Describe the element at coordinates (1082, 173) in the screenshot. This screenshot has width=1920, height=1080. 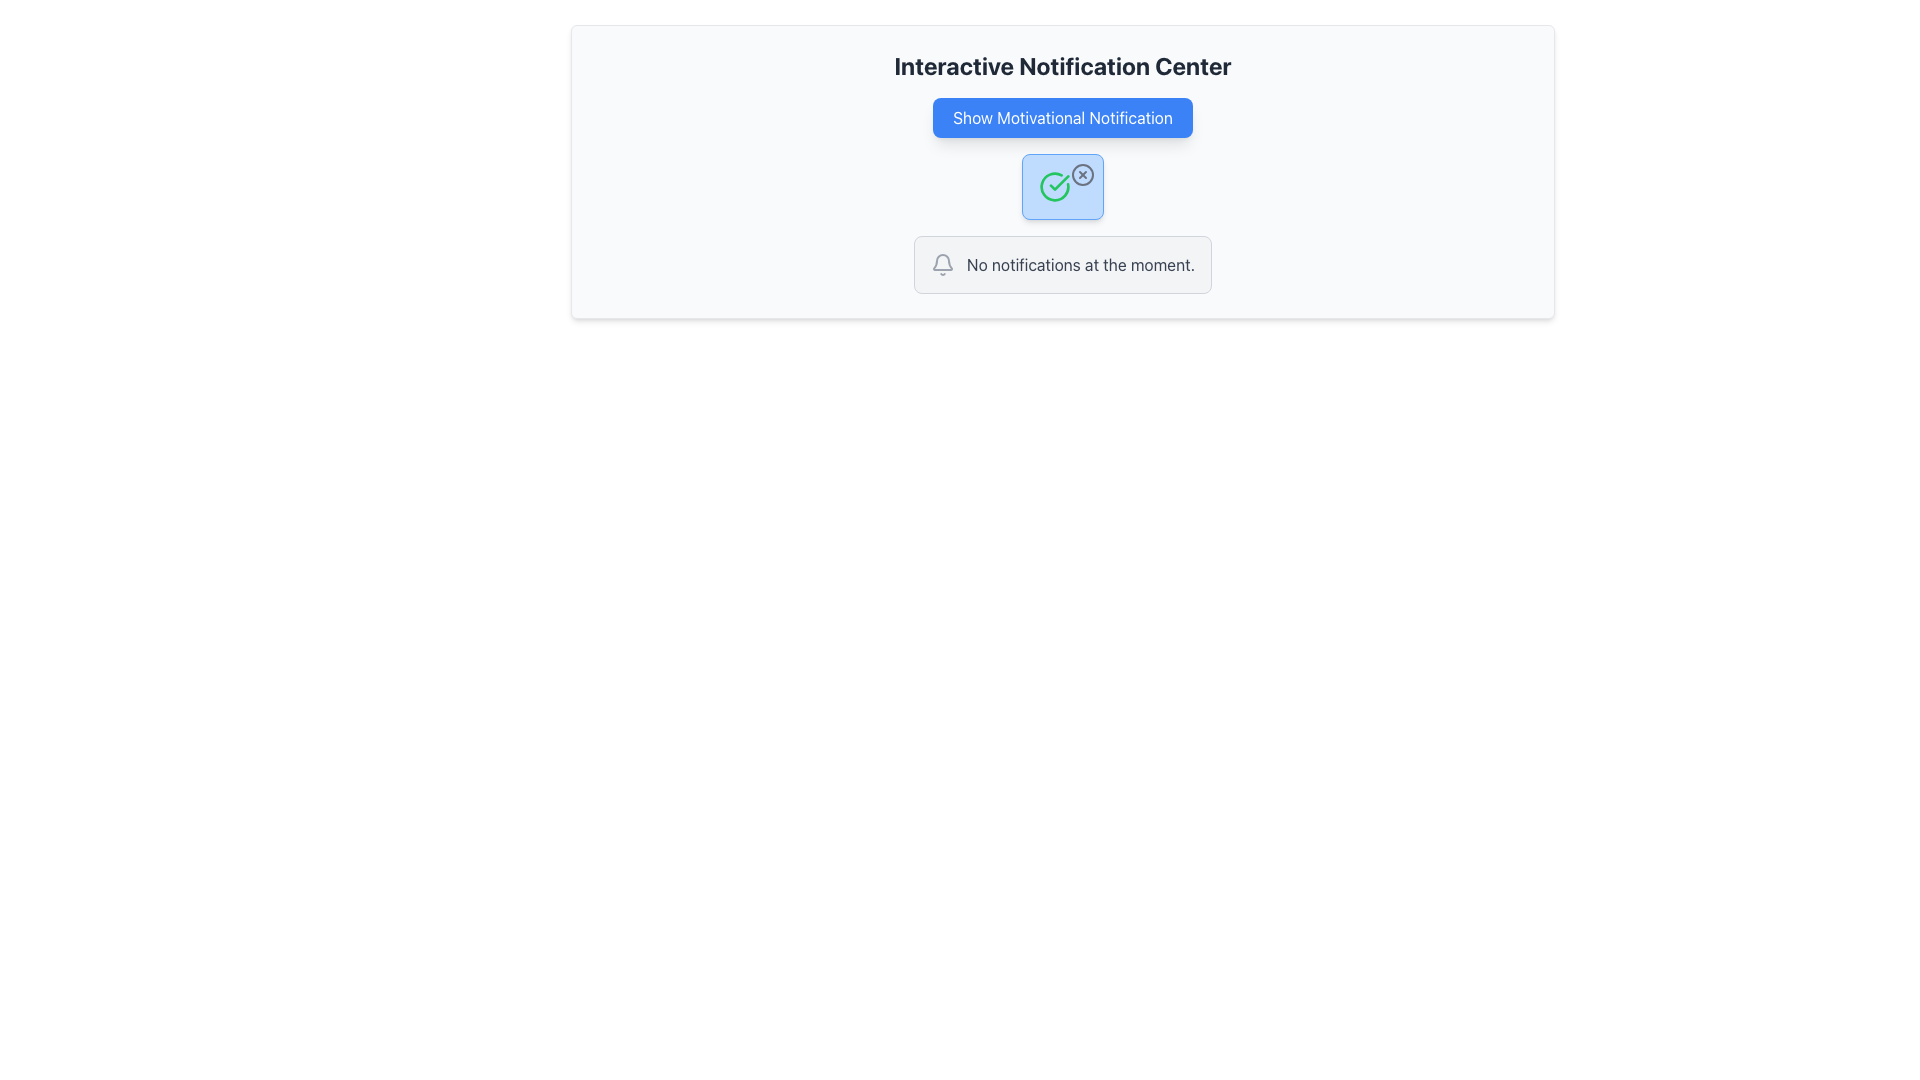
I see `the close button located in the top-right corner of the notification box` at that location.